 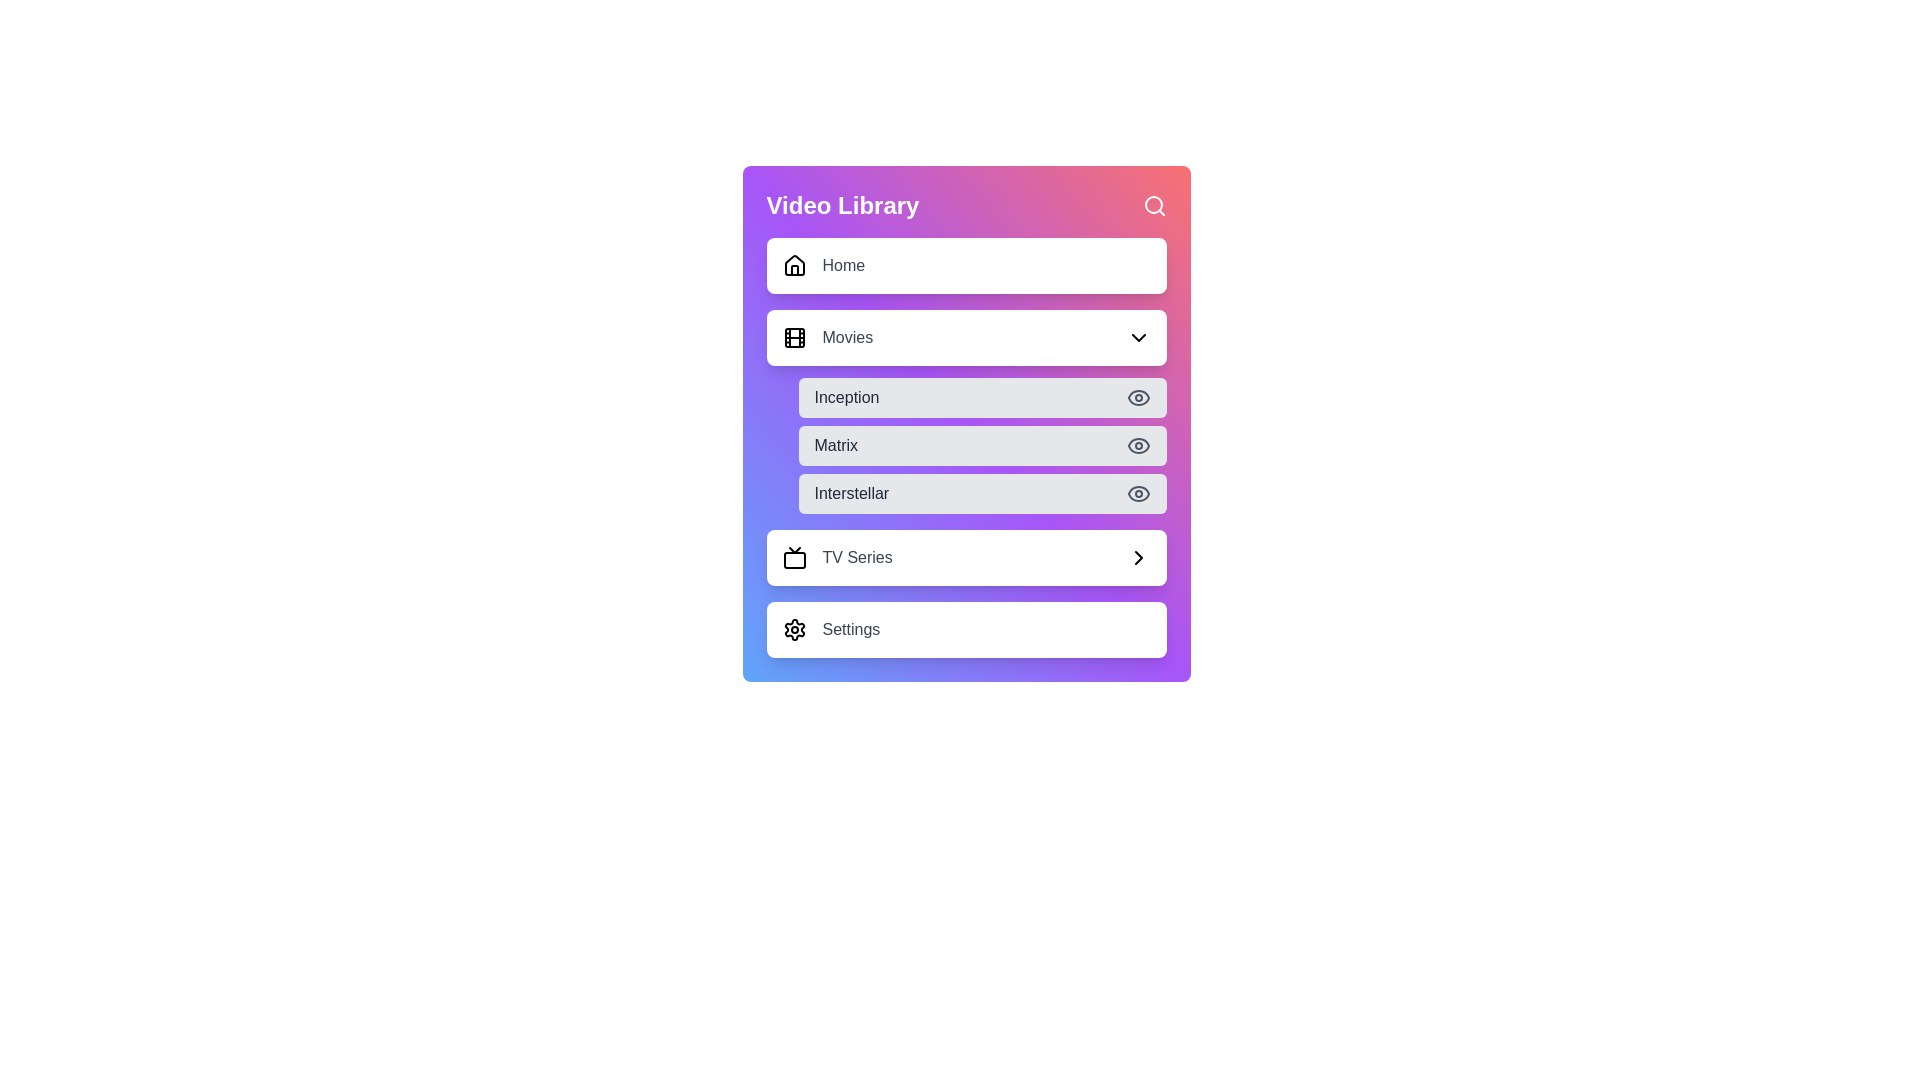 I want to click on the settings button located at the bottom of the vertical list, directly below the 'TV Series' button, so click(x=966, y=628).